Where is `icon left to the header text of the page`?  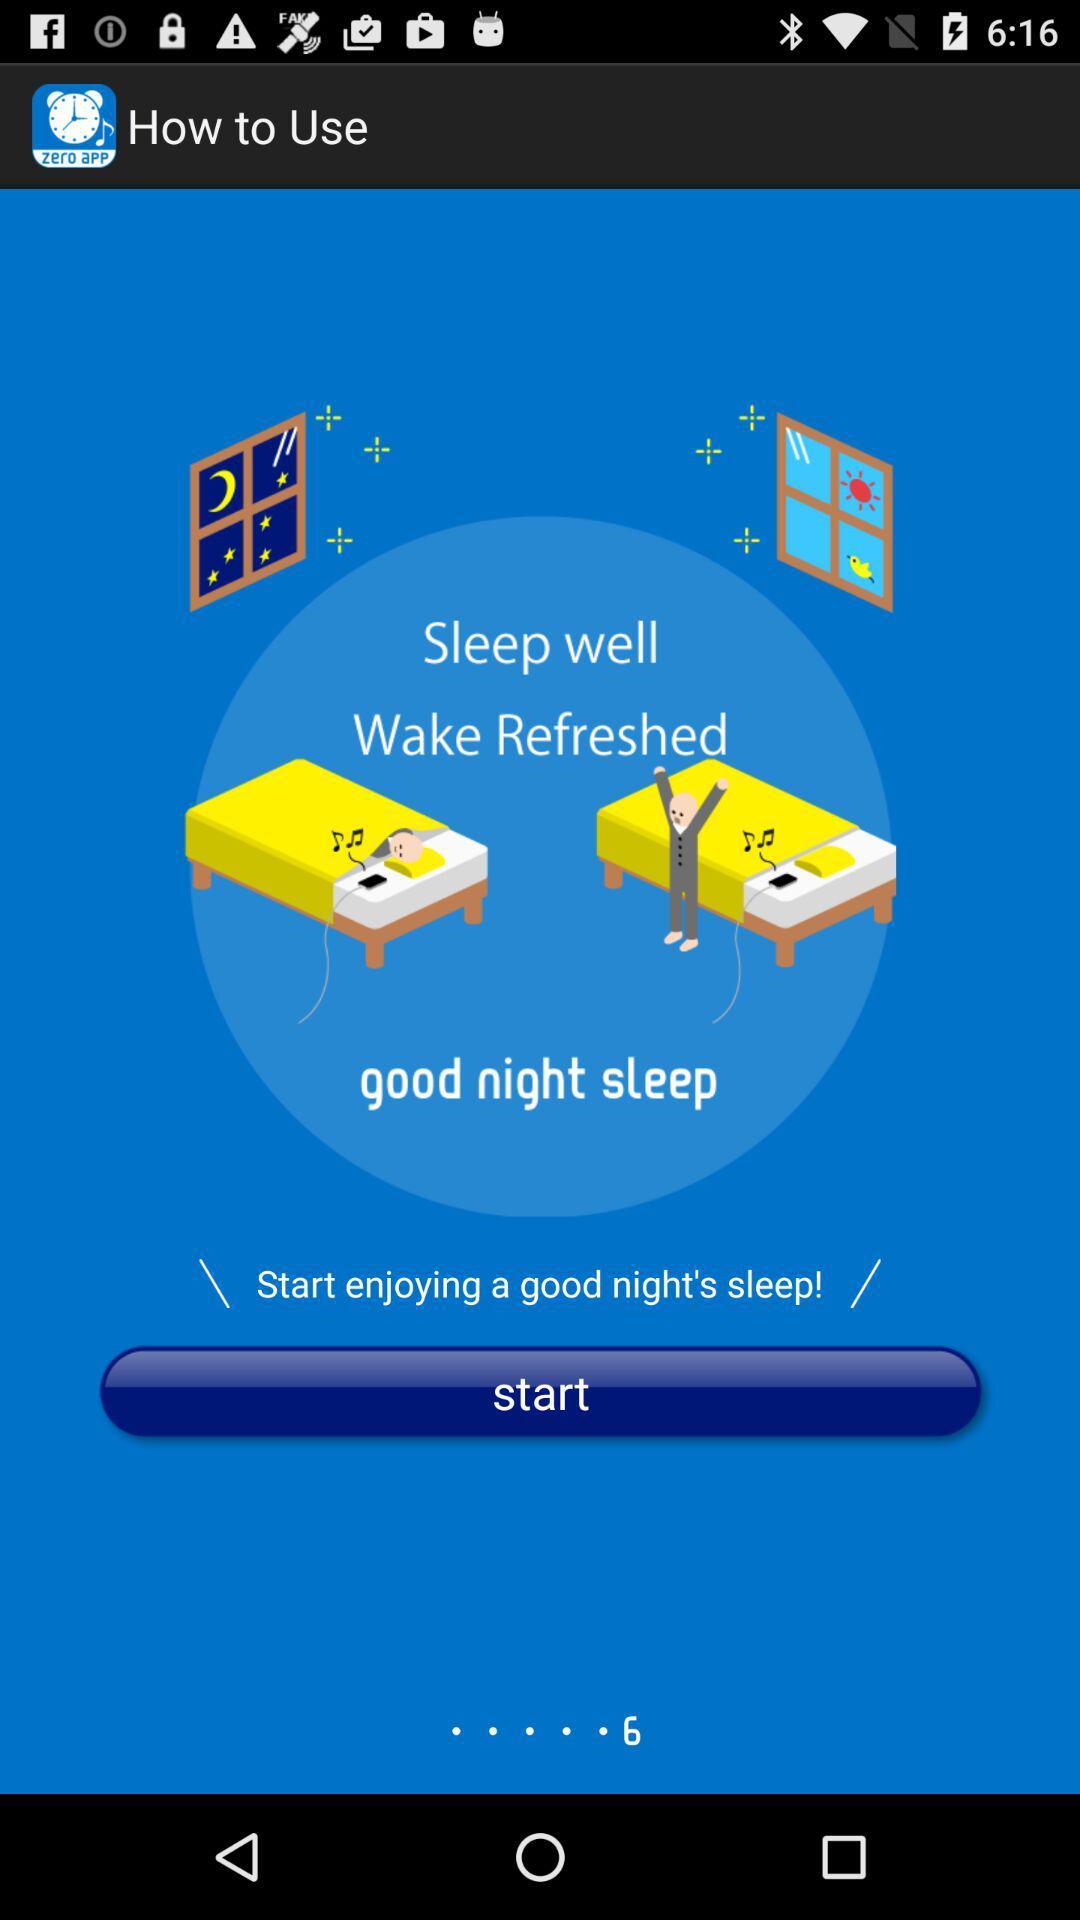
icon left to the header text of the page is located at coordinates (73, 124).